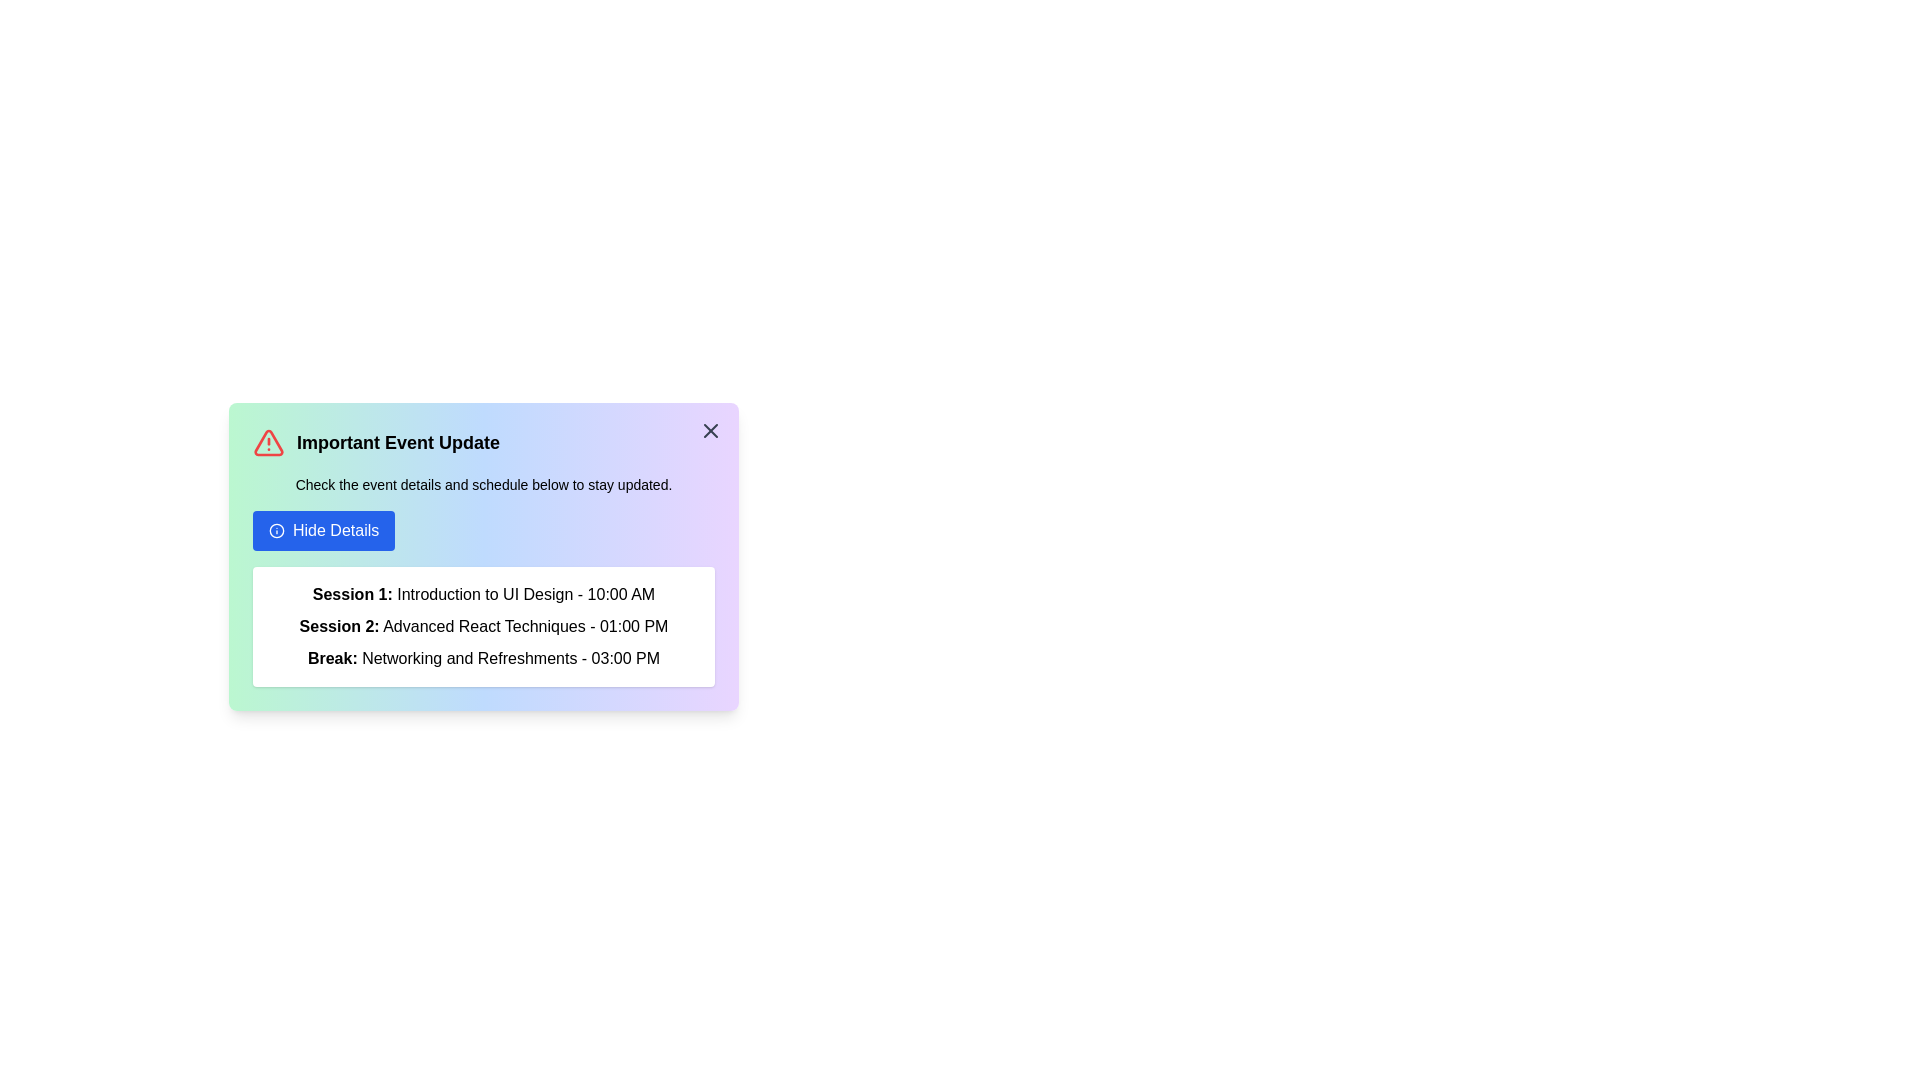 The image size is (1920, 1080). Describe the element at coordinates (324, 530) in the screenshot. I see `the 'Hide Details' button to toggle the visibility of the details section` at that location.